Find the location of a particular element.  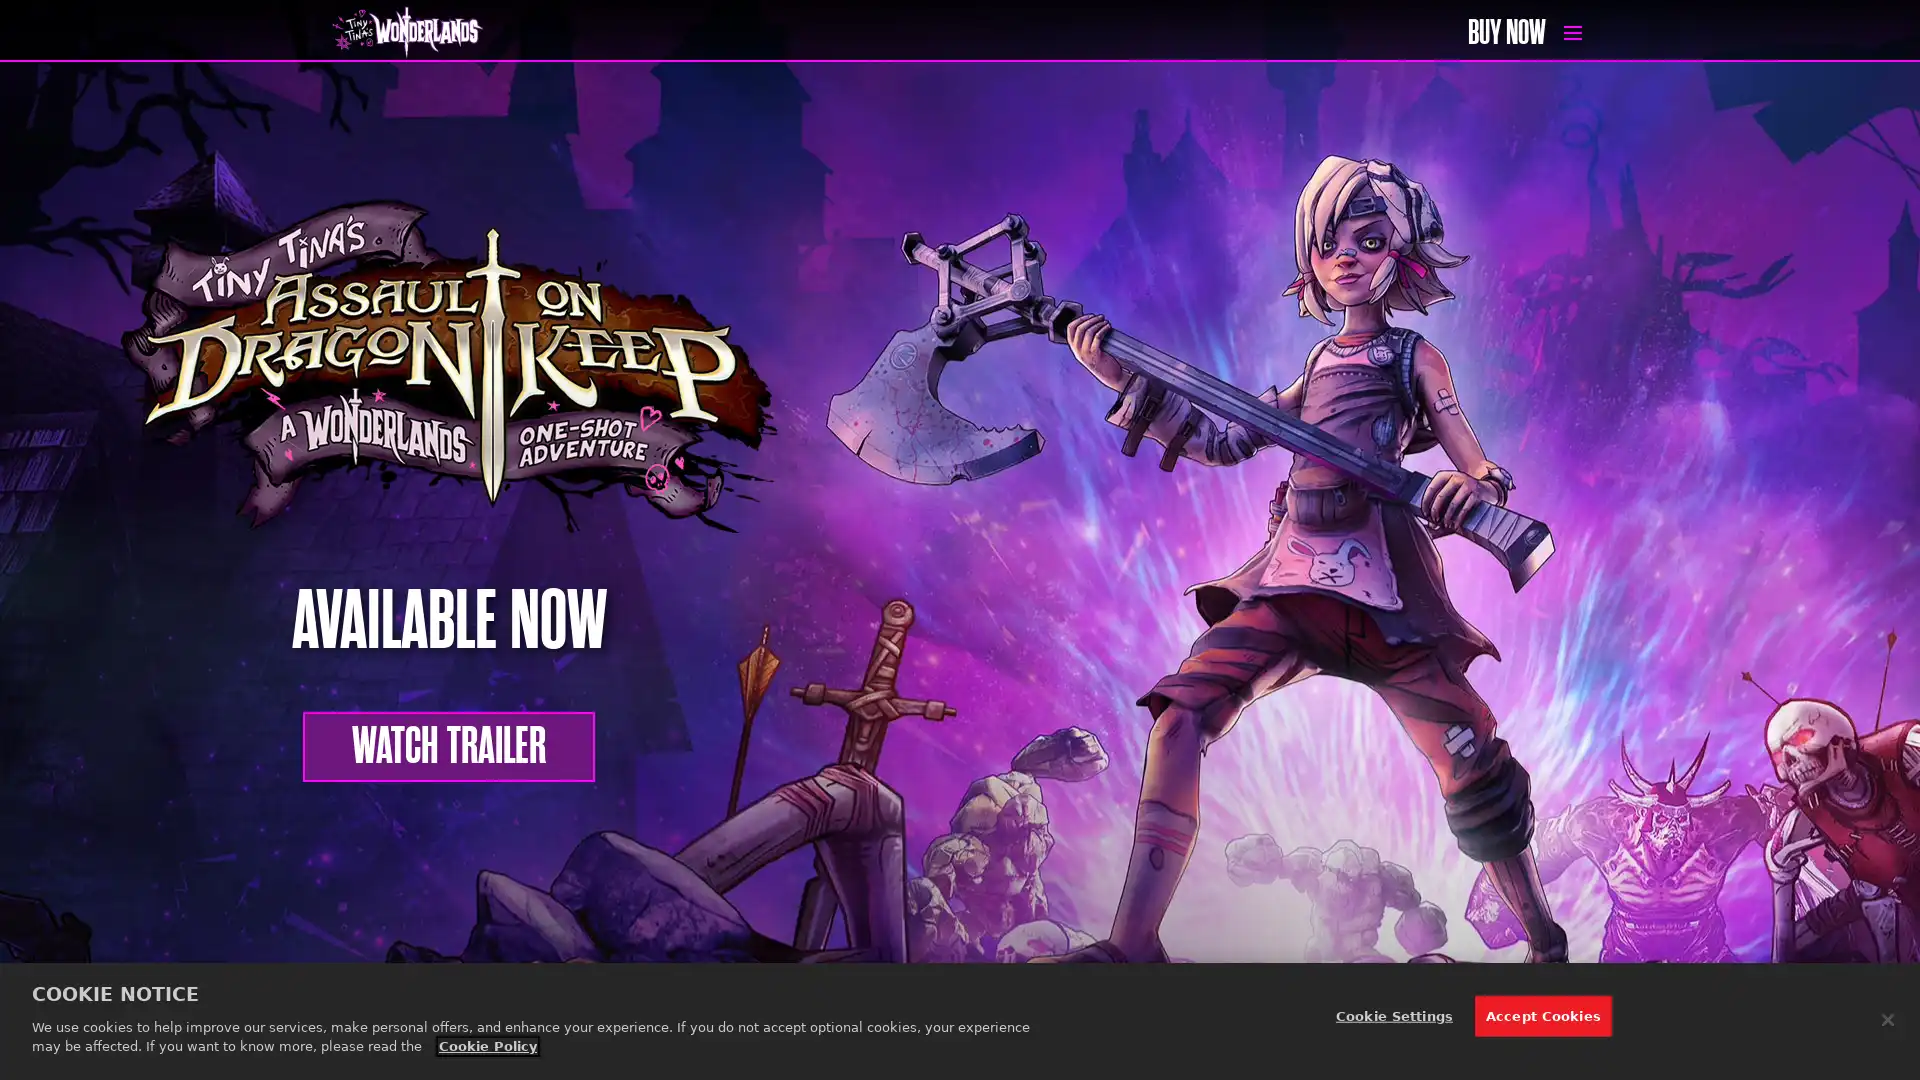

Accept Cookies is located at coordinates (1541, 1015).